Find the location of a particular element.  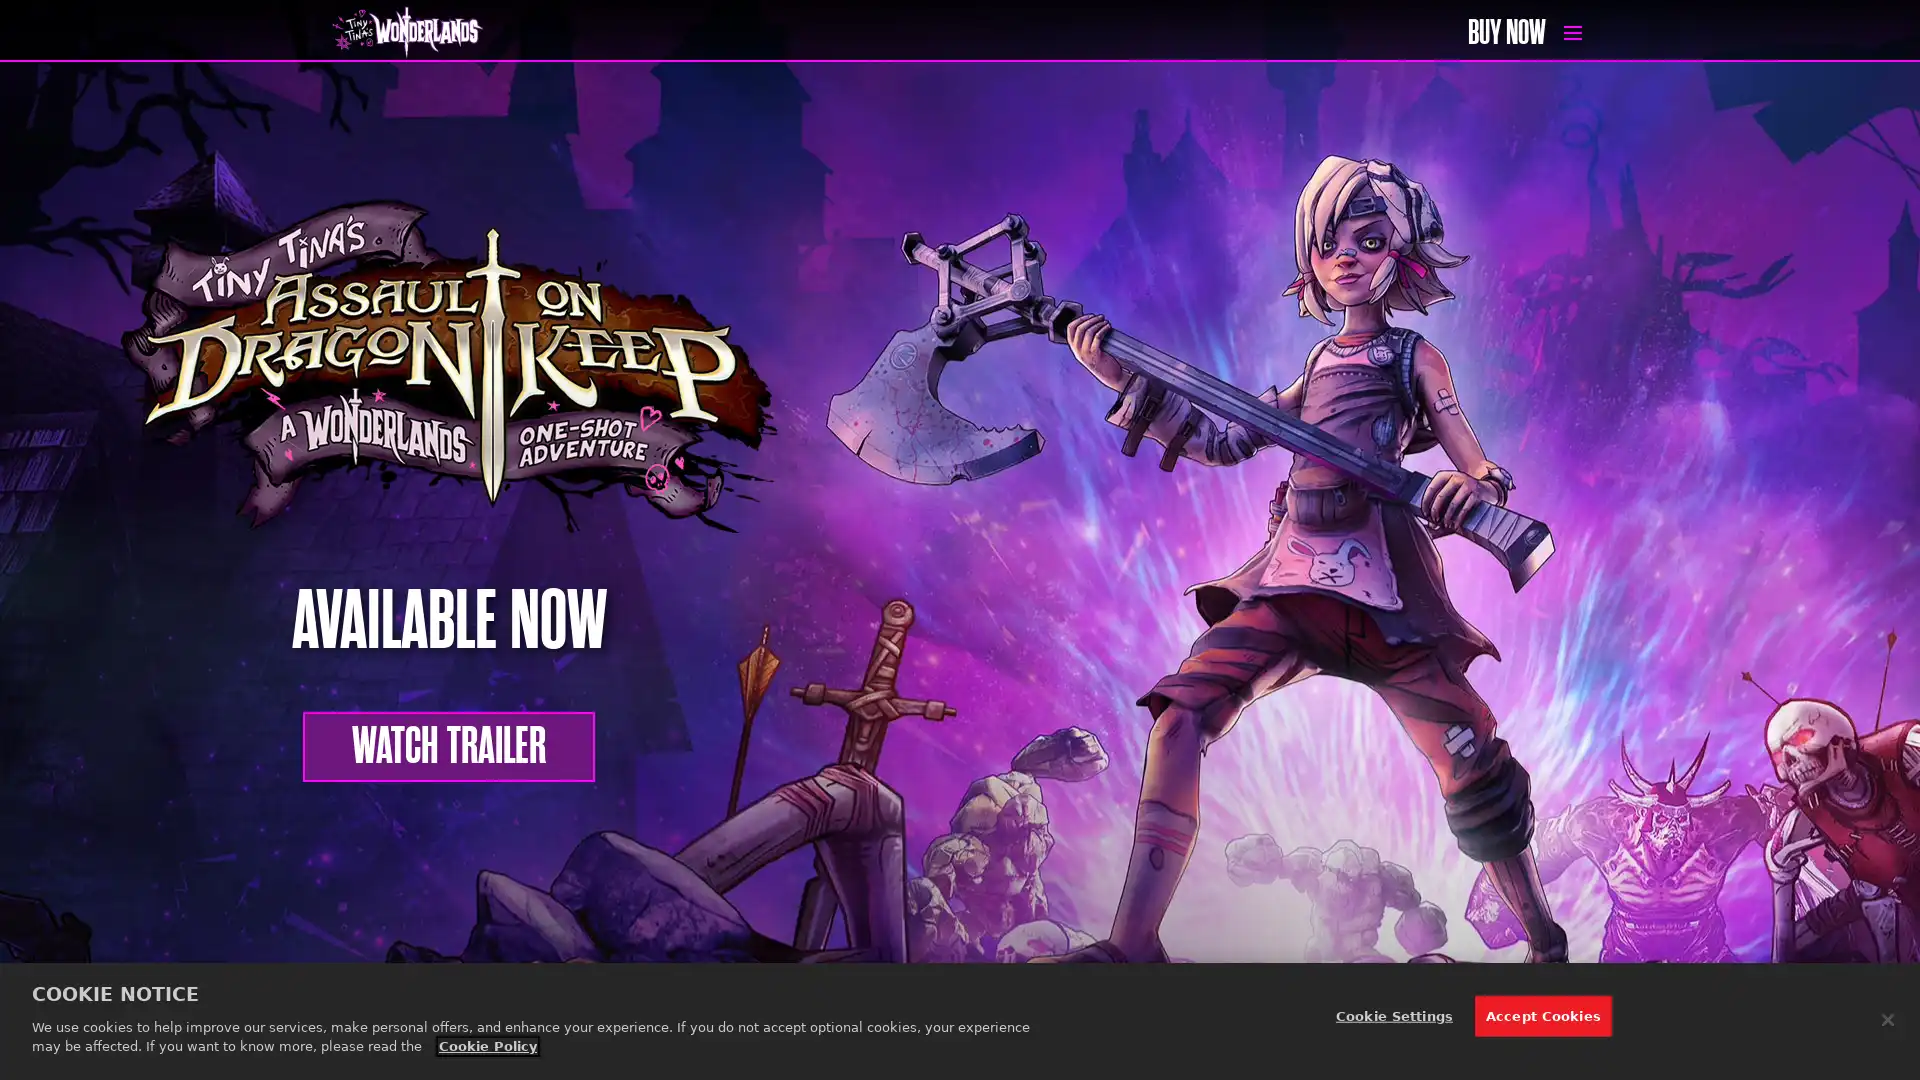

Accept Cookies is located at coordinates (1541, 1015).